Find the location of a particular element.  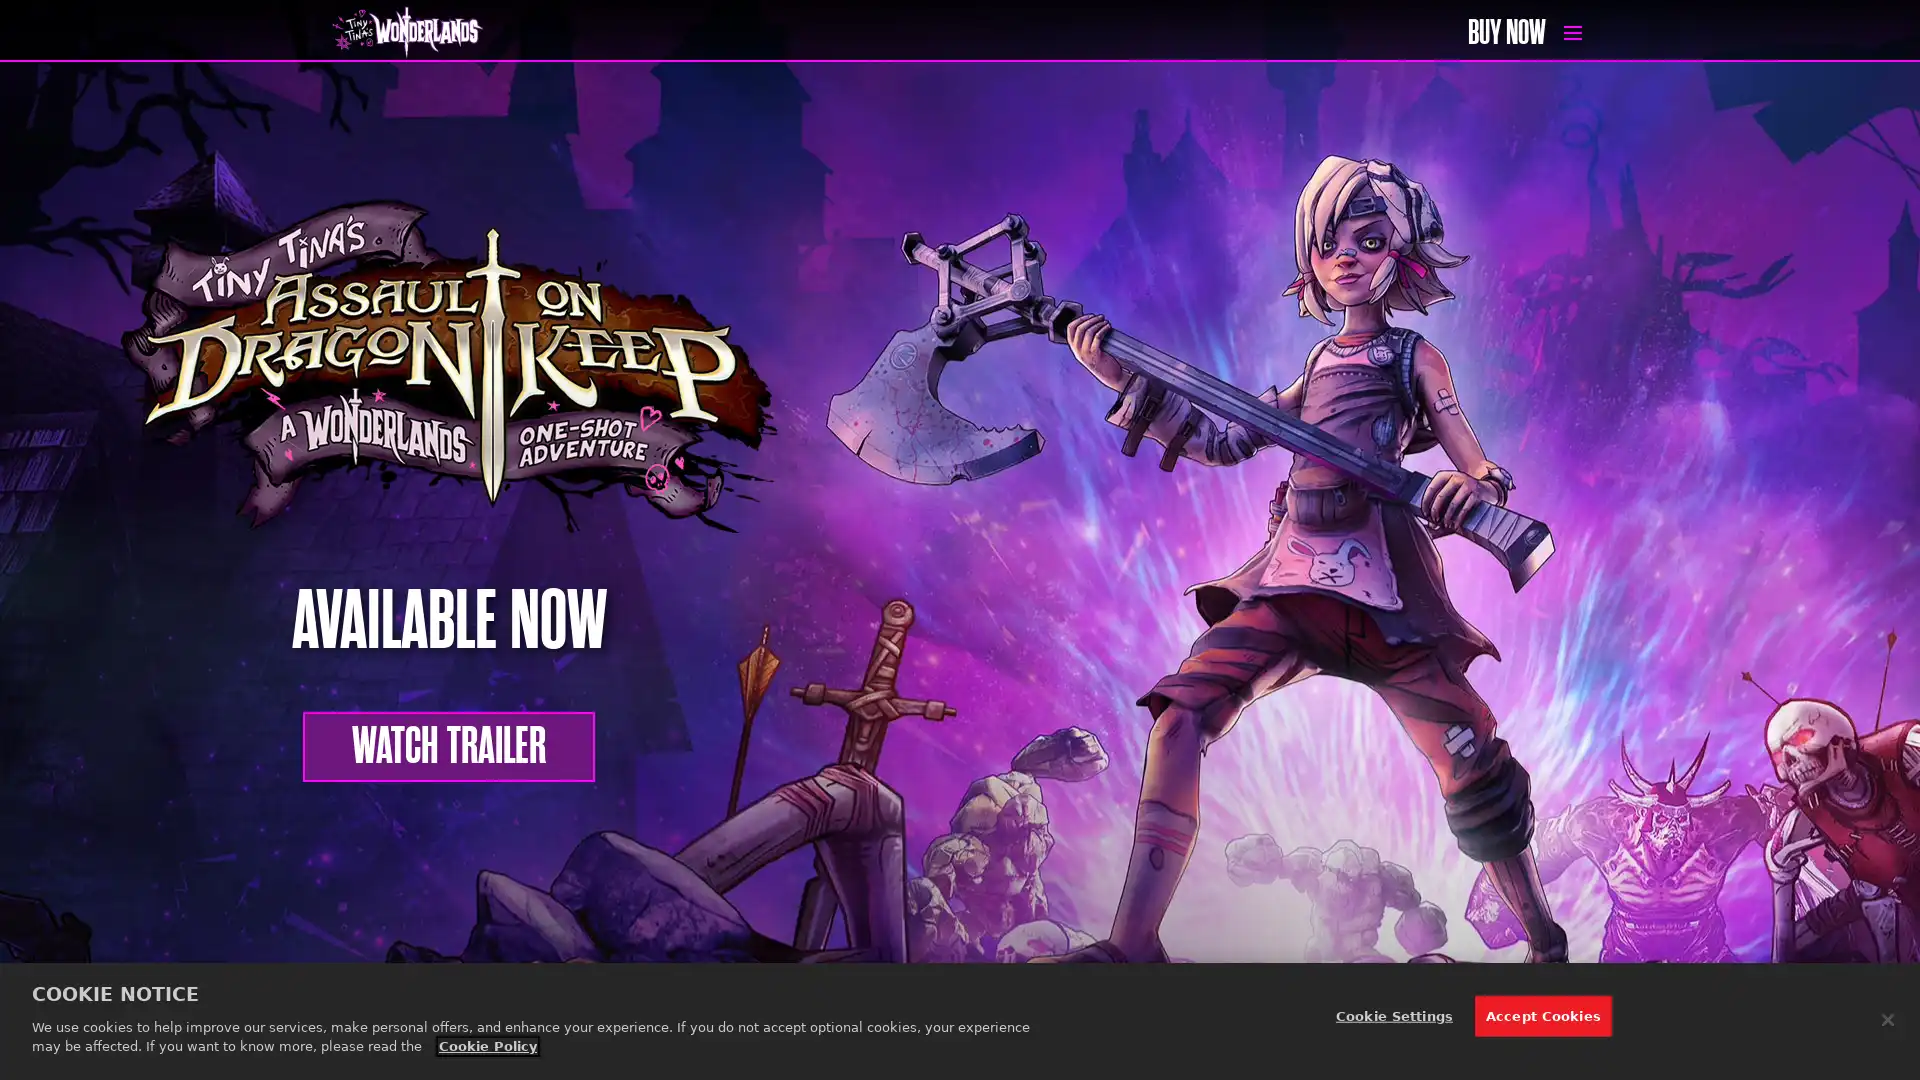

Accept Cookies is located at coordinates (1541, 1015).